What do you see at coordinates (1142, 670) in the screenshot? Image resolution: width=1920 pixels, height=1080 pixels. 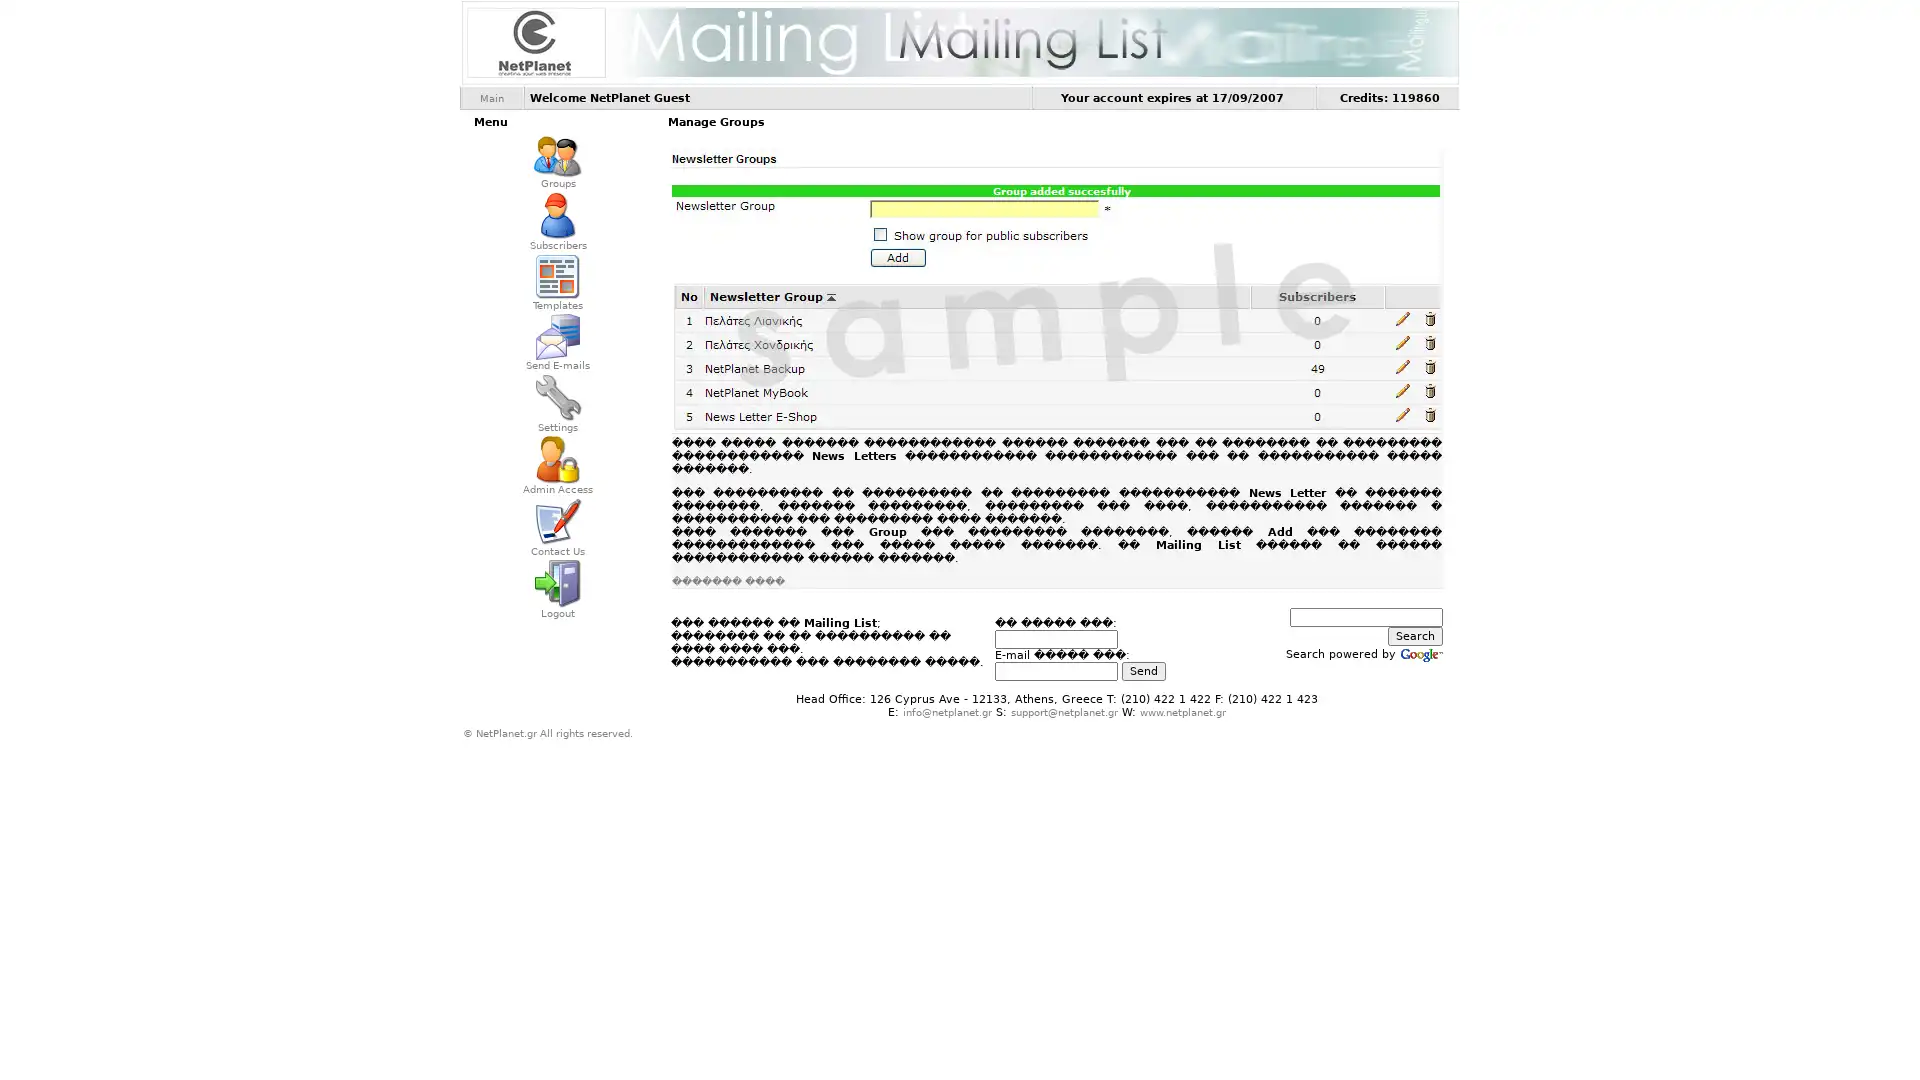 I see `Send` at bounding box center [1142, 670].